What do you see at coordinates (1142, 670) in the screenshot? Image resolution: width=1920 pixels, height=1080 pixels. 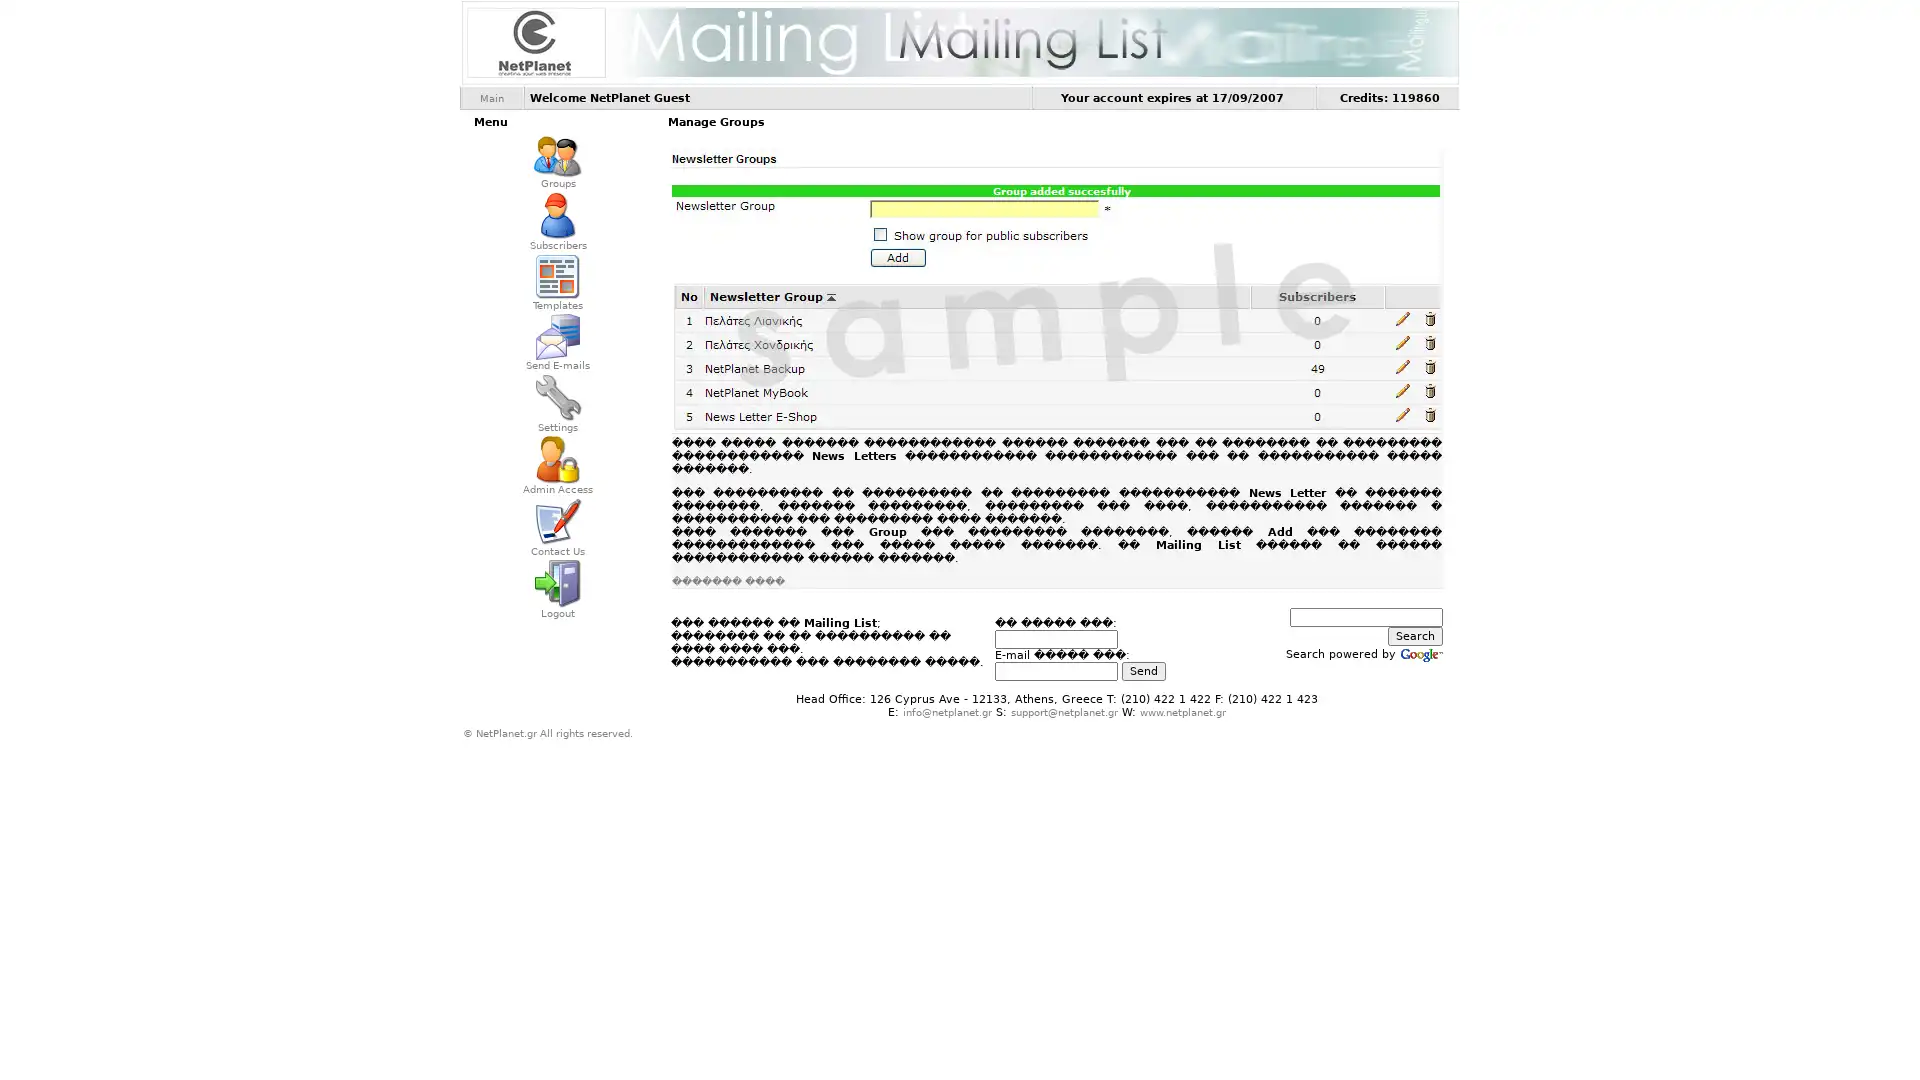 I see `Send` at bounding box center [1142, 670].